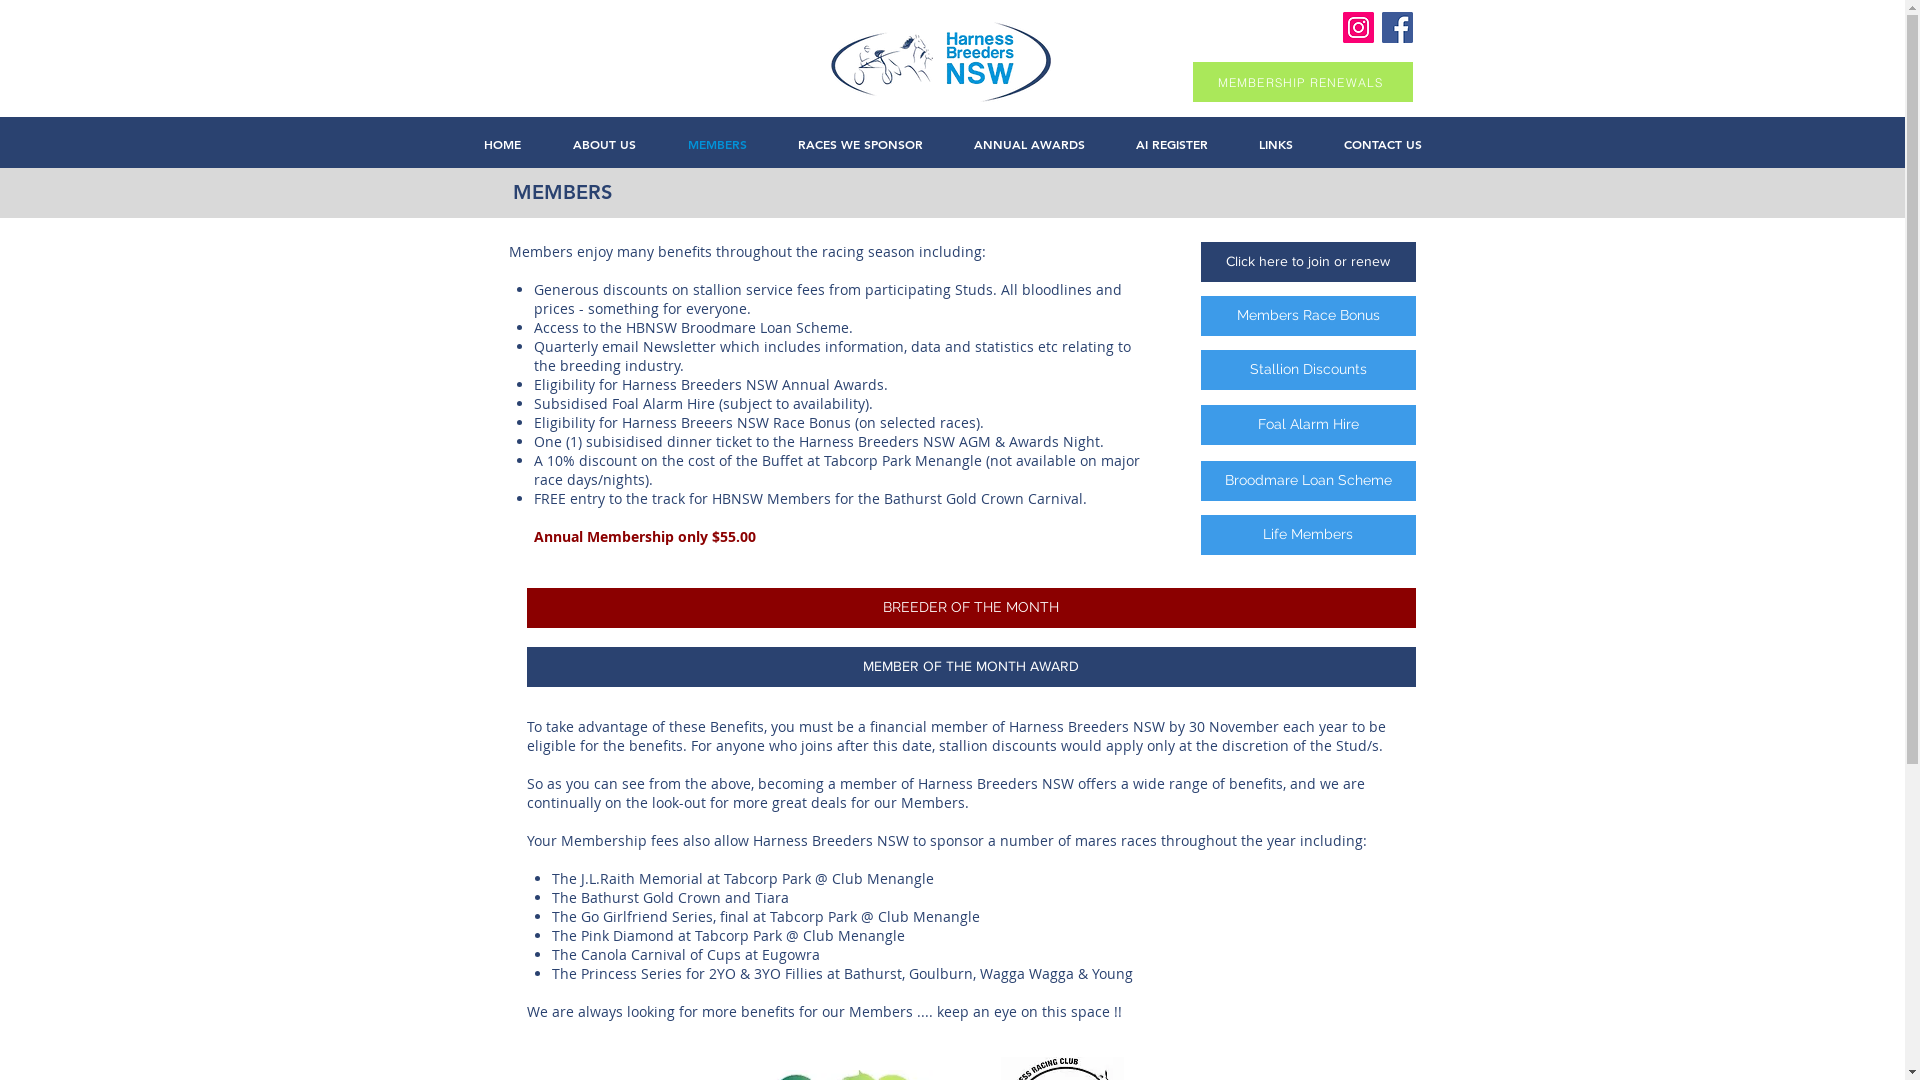 This screenshot has width=1920, height=1080. Describe the element at coordinates (602, 143) in the screenshot. I see `'ABOUT US'` at that location.